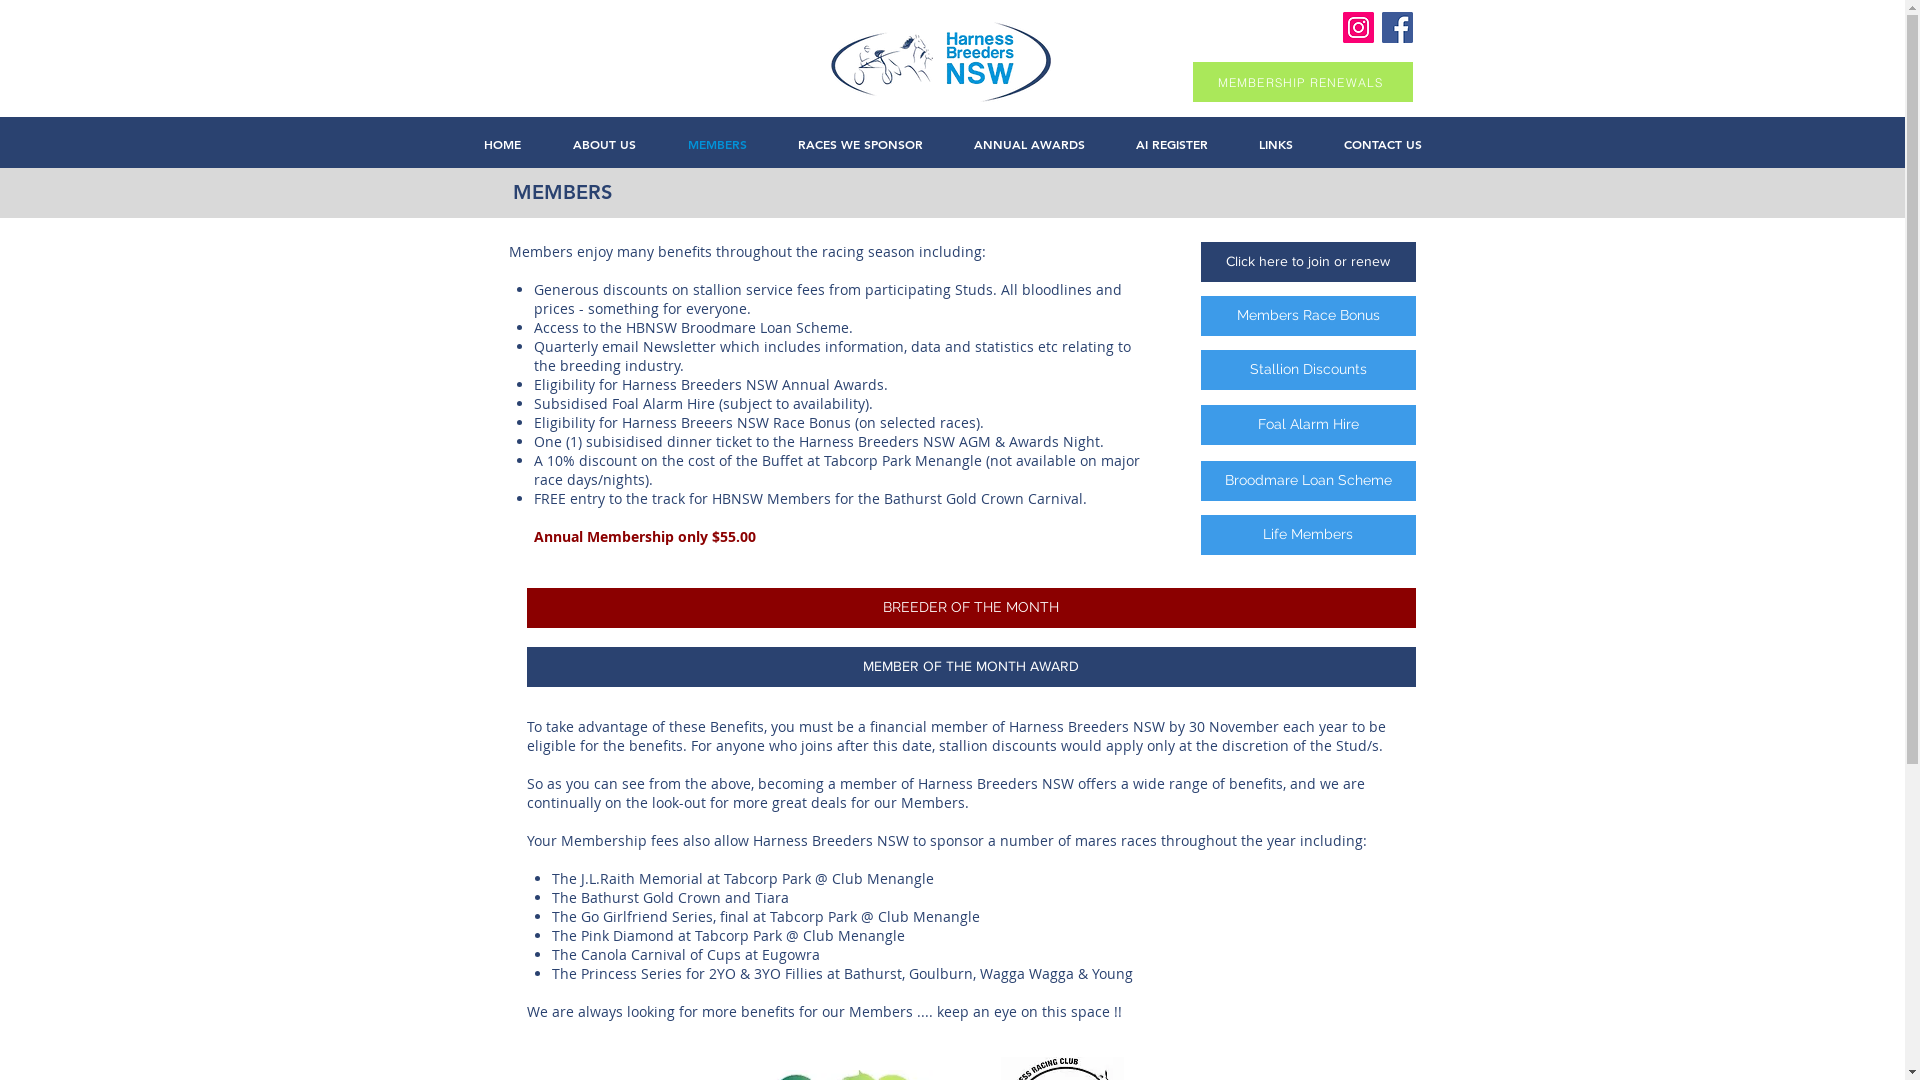 This screenshot has width=1920, height=1080. Describe the element at coordinates (602, 143) in the screenshot. I see `'ABOUT US'` at that location.